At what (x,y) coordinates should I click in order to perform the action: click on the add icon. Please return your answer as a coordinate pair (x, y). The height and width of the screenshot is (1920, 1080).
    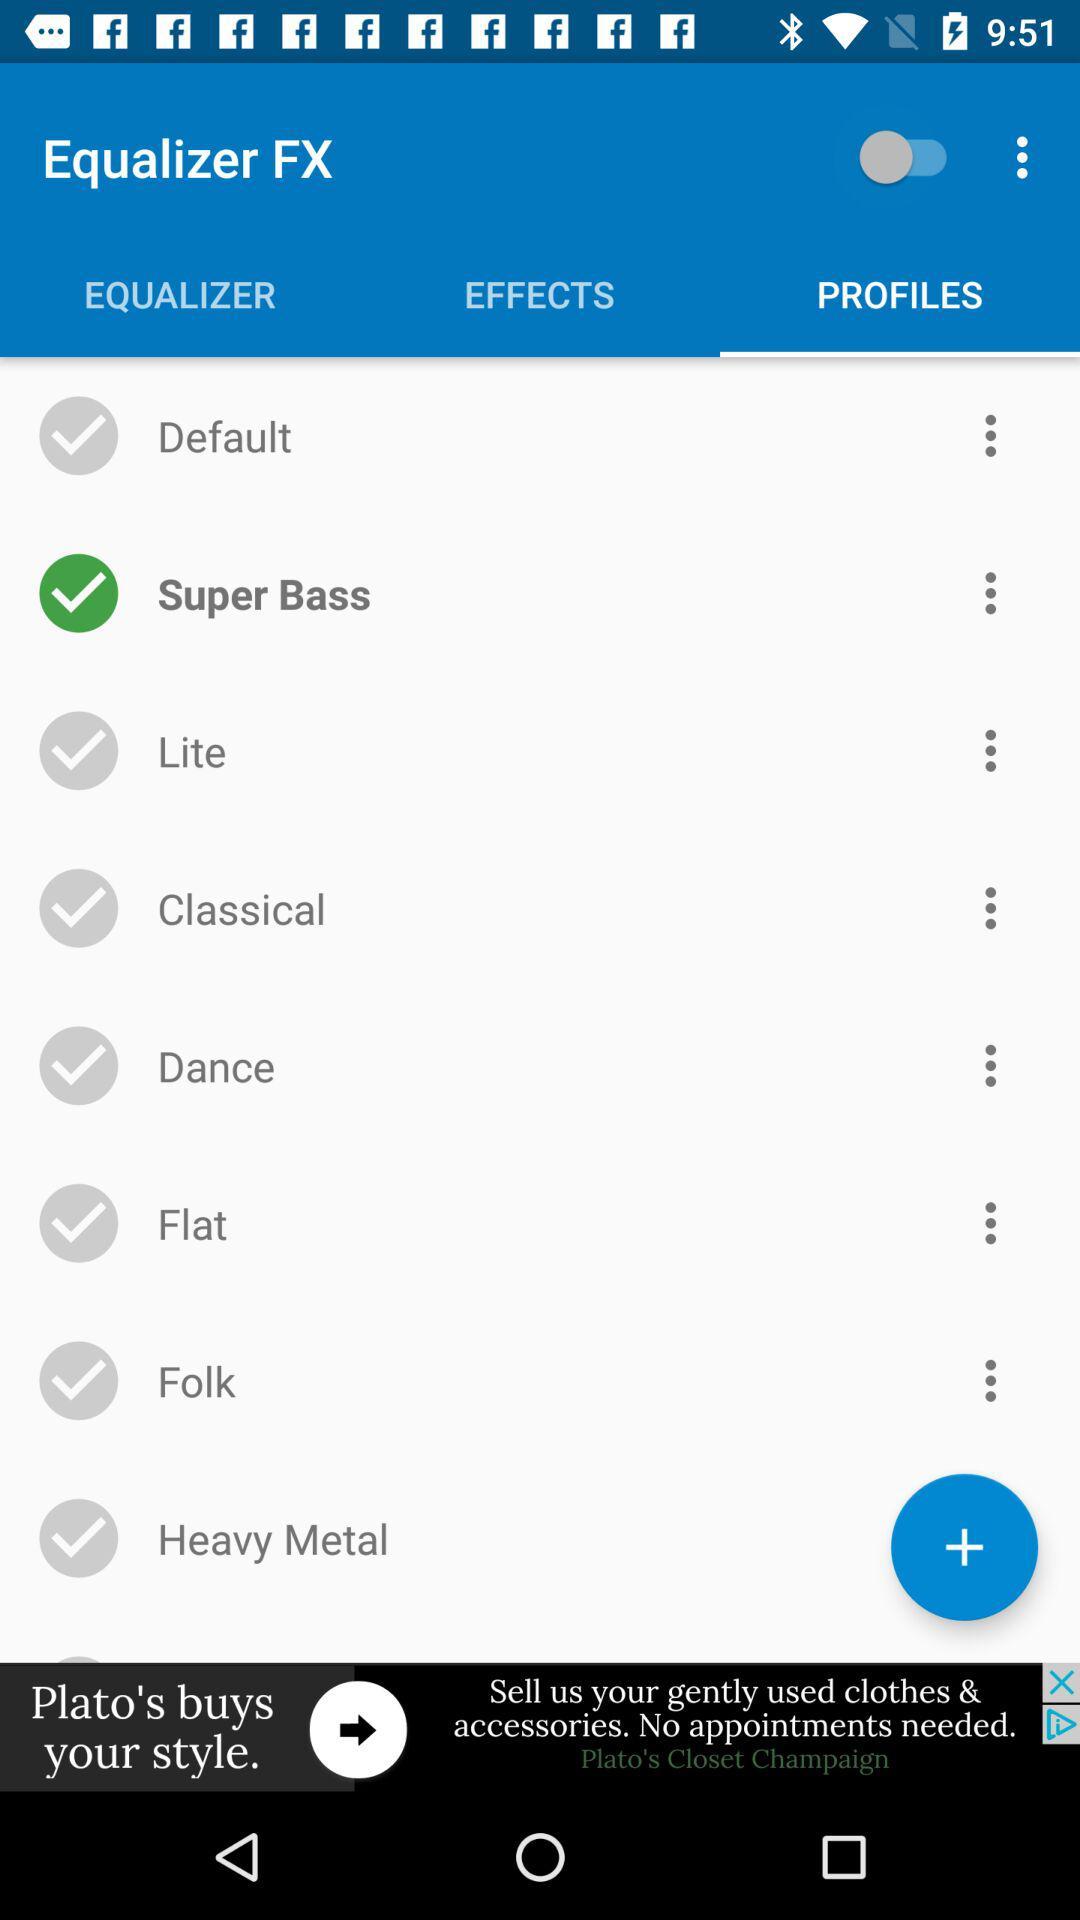
    Looking at the image, I should click on (963, 1546).